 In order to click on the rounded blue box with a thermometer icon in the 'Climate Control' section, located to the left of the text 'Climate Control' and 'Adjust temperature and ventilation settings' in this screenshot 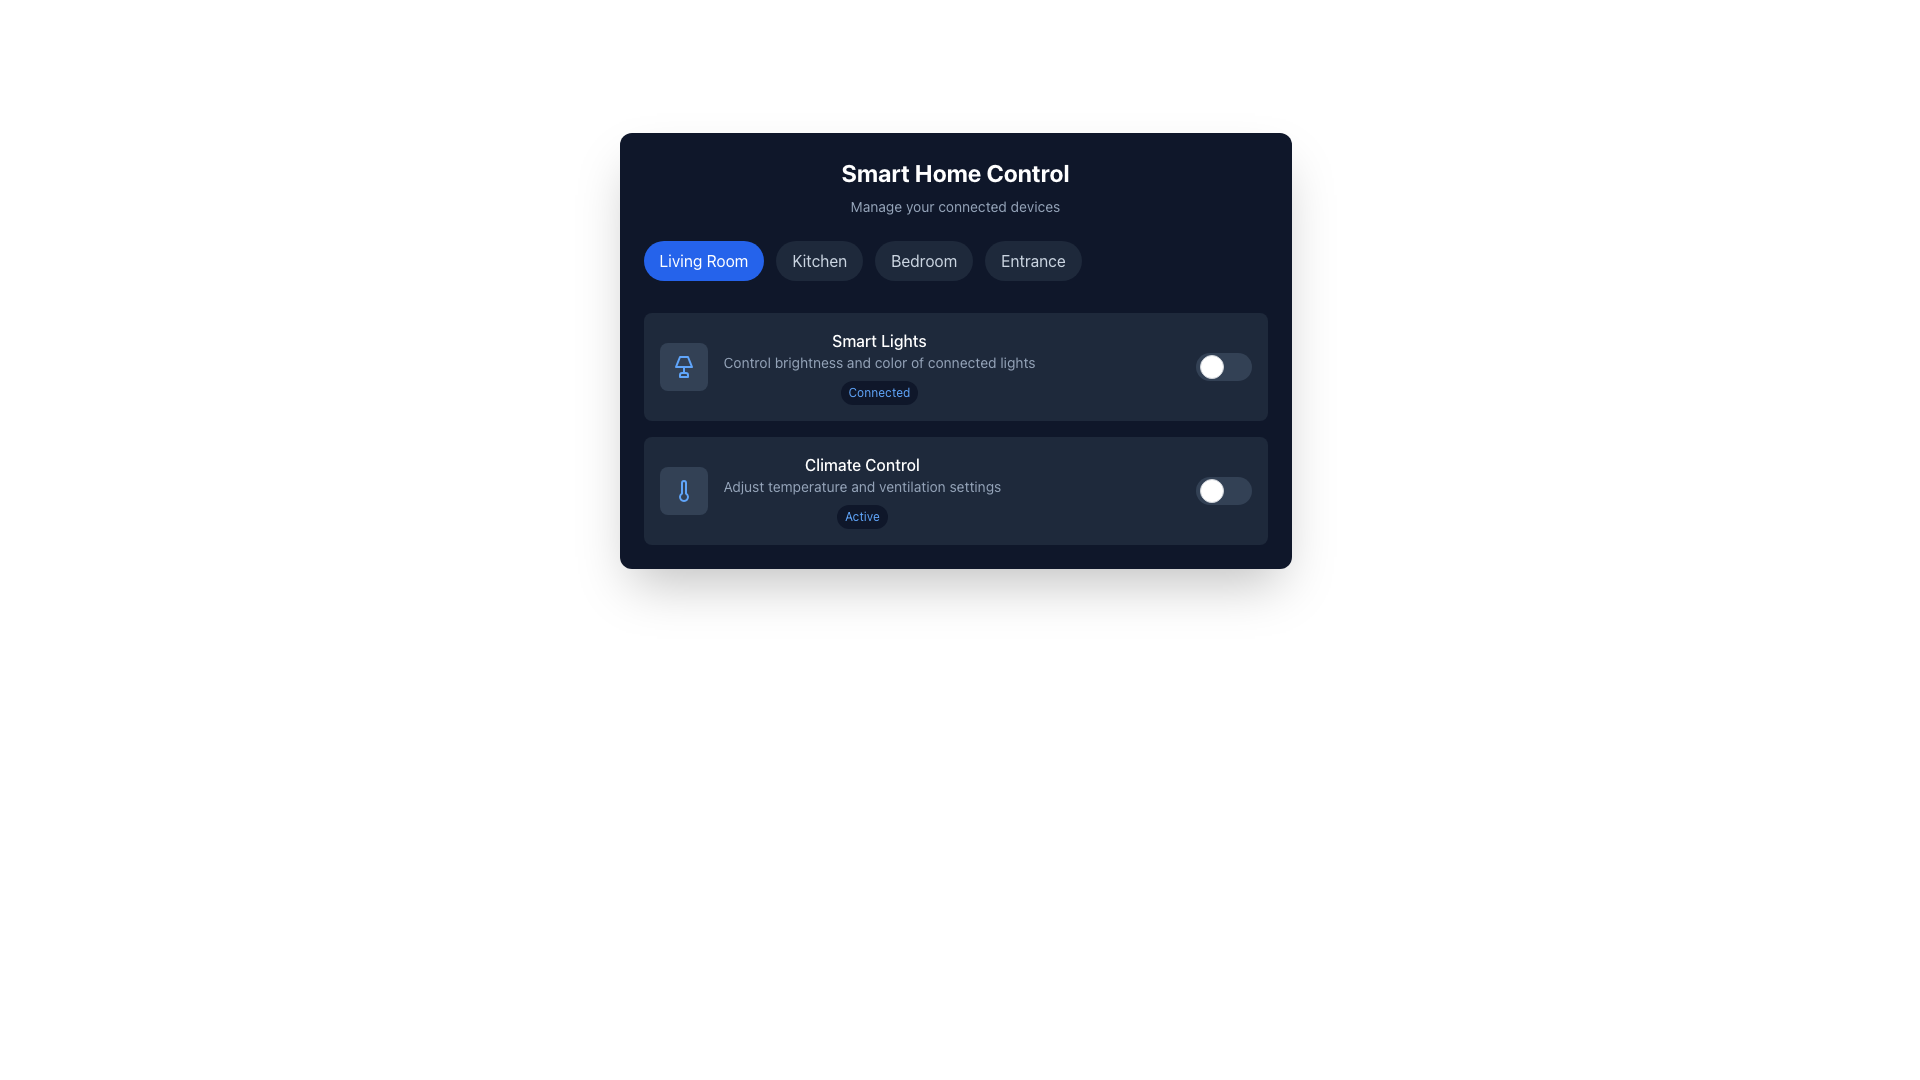, I will do `click(683, 490)`.